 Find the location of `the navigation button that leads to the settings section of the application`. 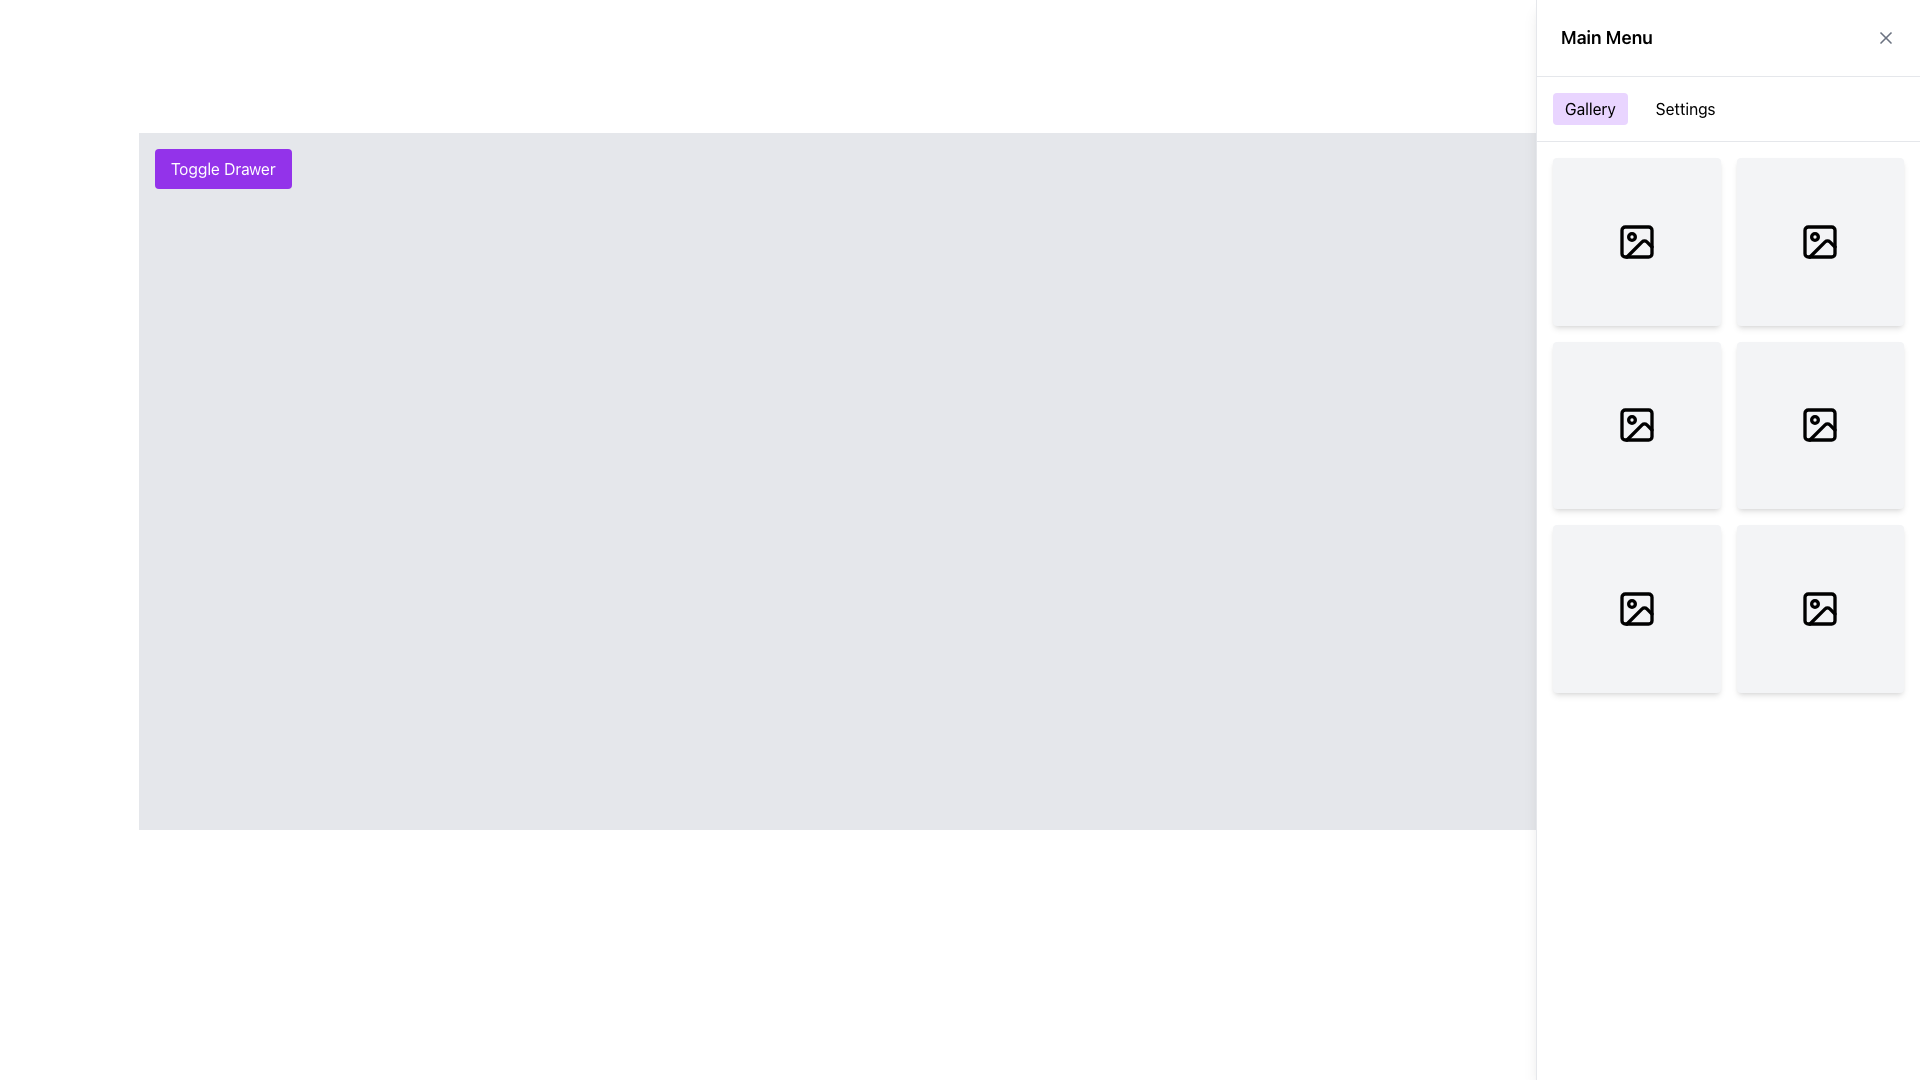

the navigation button that leads to the settings section of the application is located at coordinates (1684, 108).